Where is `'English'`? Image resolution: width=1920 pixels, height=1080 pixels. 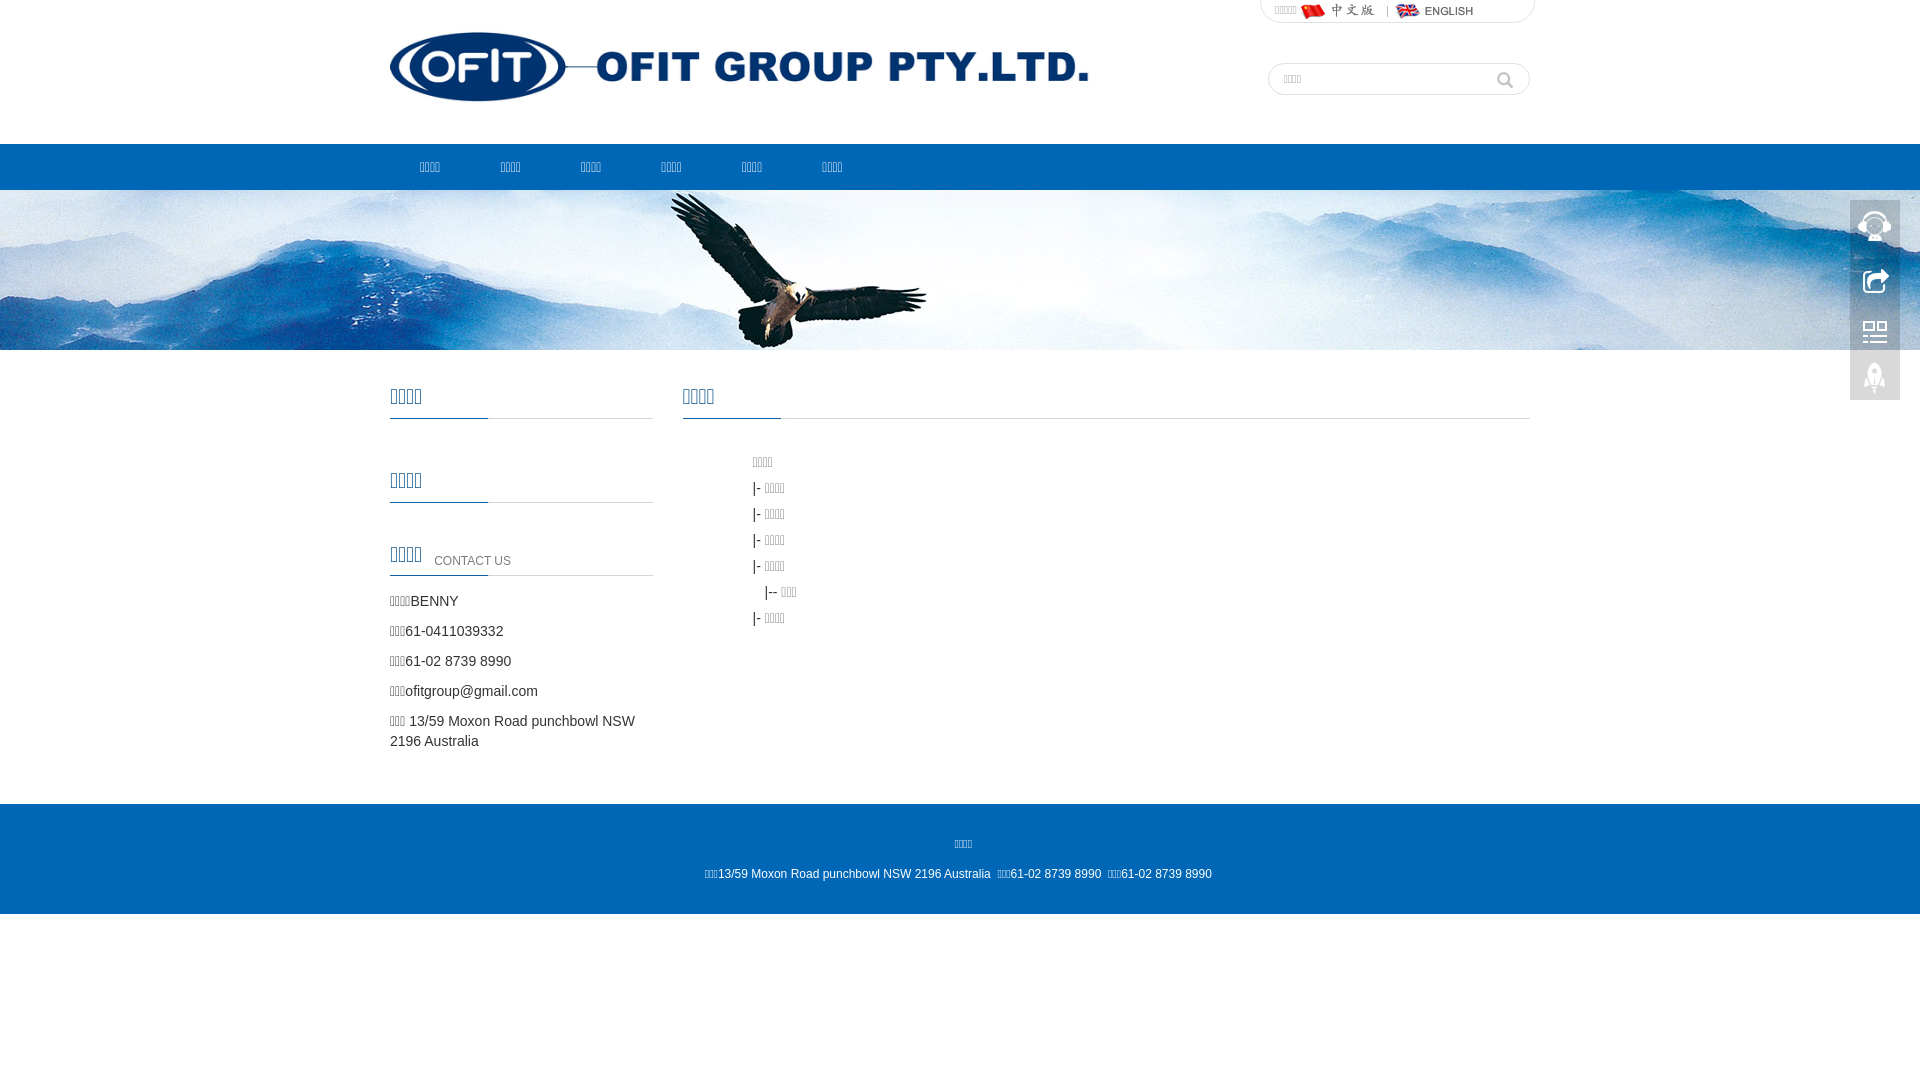
'English' is located at coordinates (1434, 10).